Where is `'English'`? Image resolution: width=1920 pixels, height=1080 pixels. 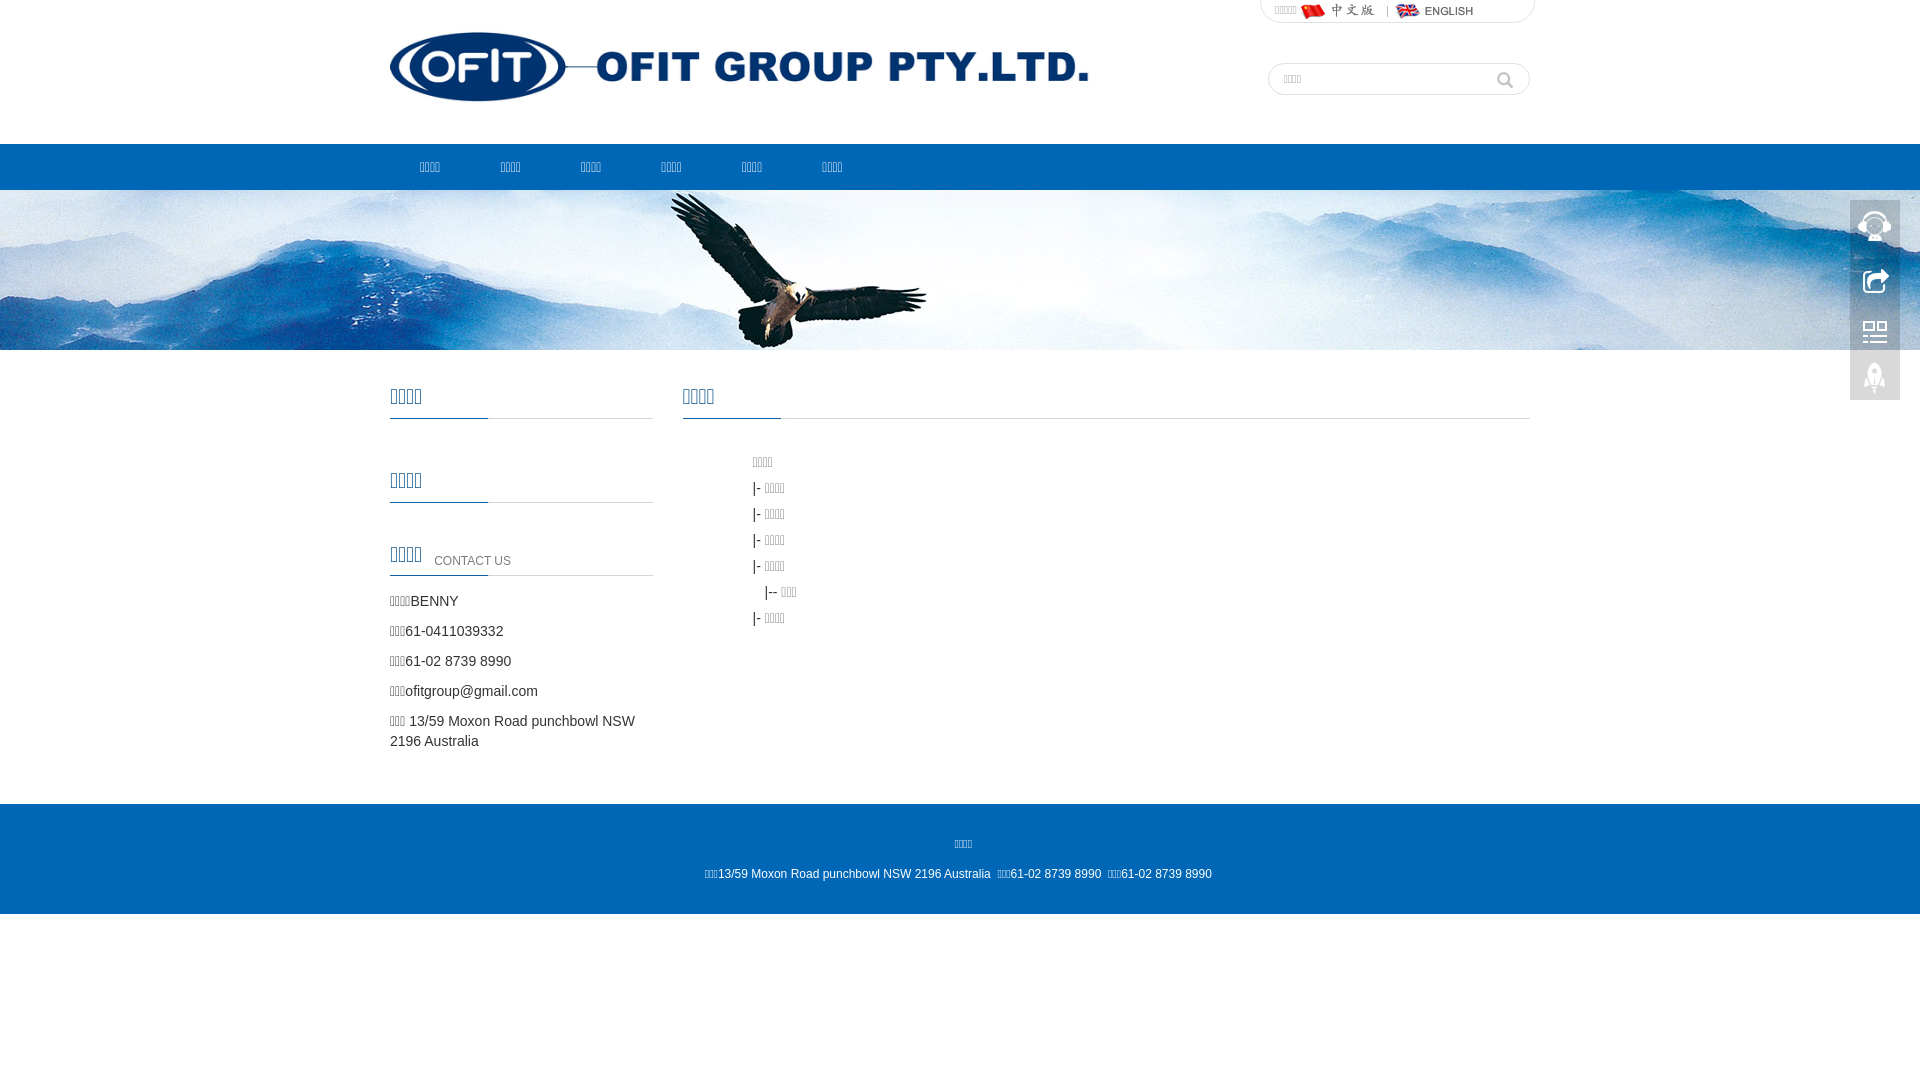
'English' is located at coordinates (1434, 10).